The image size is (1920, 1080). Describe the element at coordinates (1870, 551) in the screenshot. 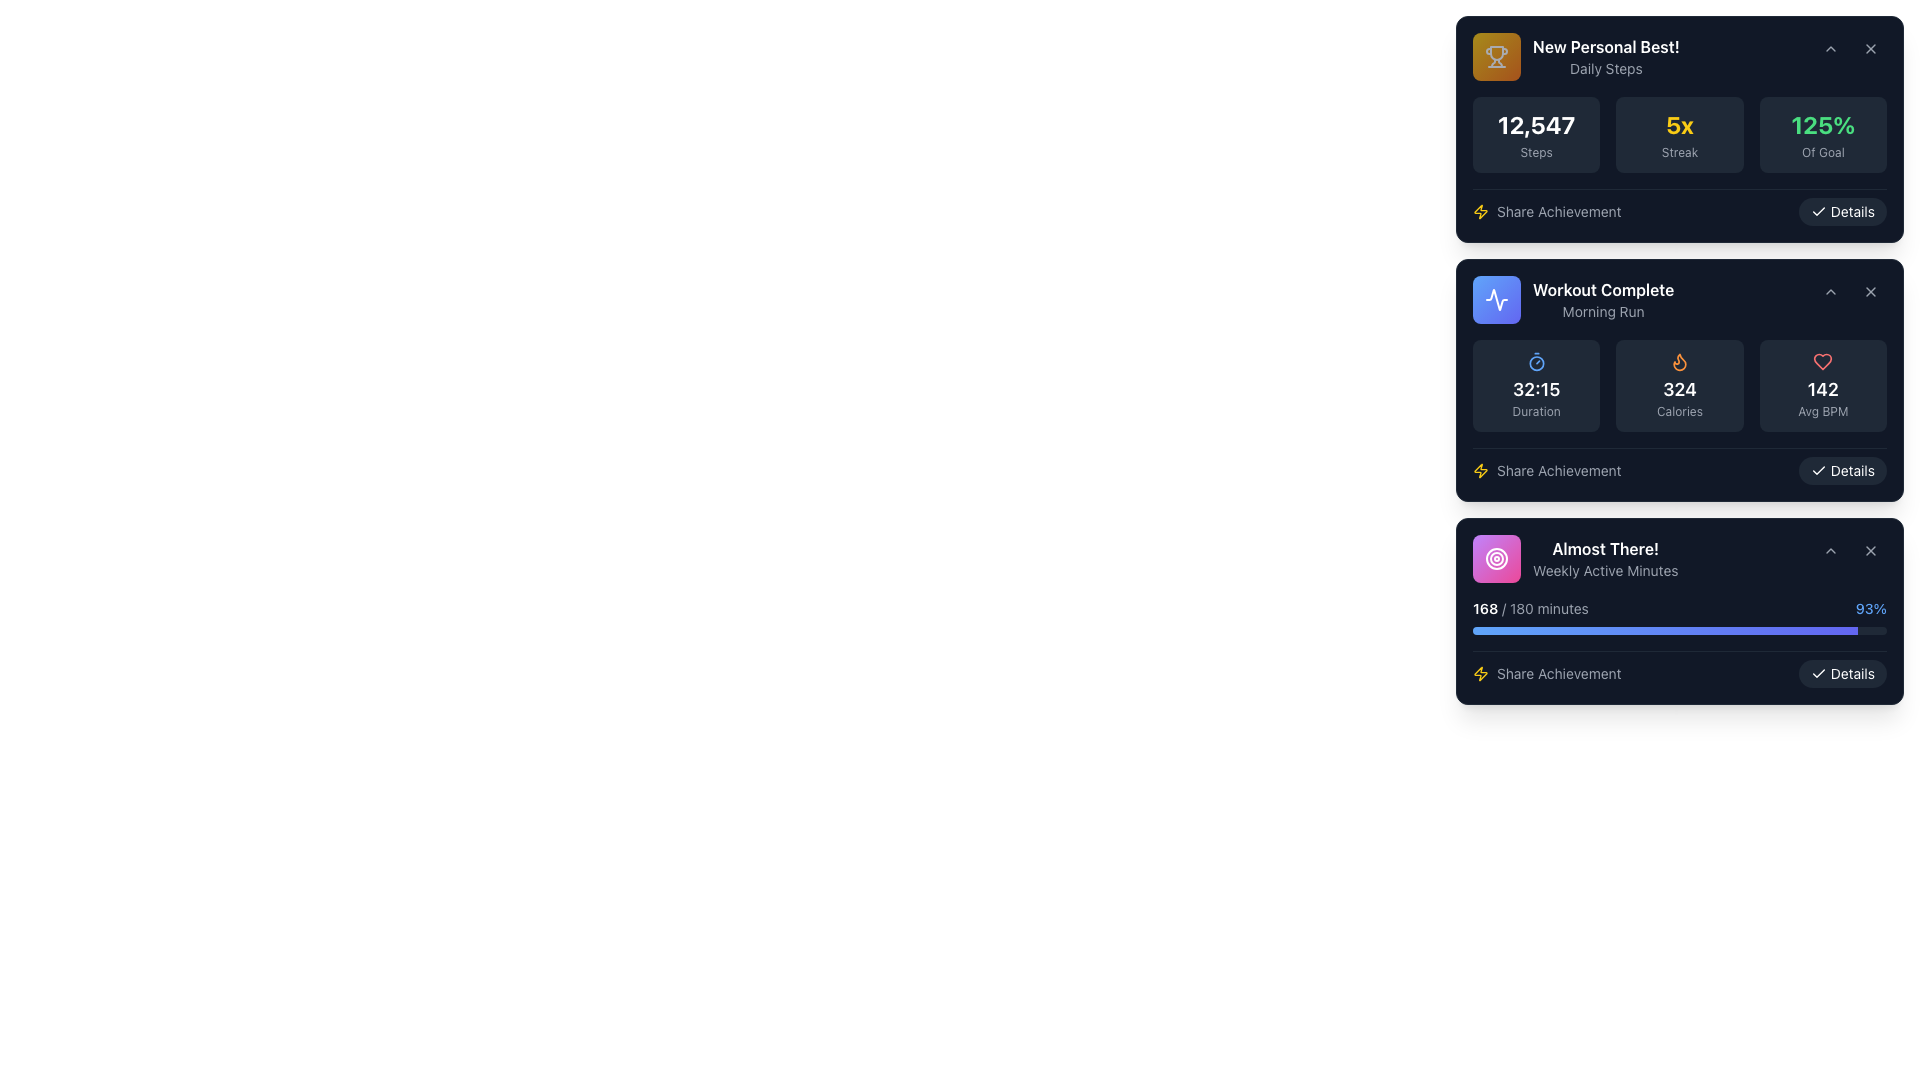

I see `the close icon located in the top-right corner of the 'Almost There!' card, beneath the title 'Weekly Active Minutes'` at that location.